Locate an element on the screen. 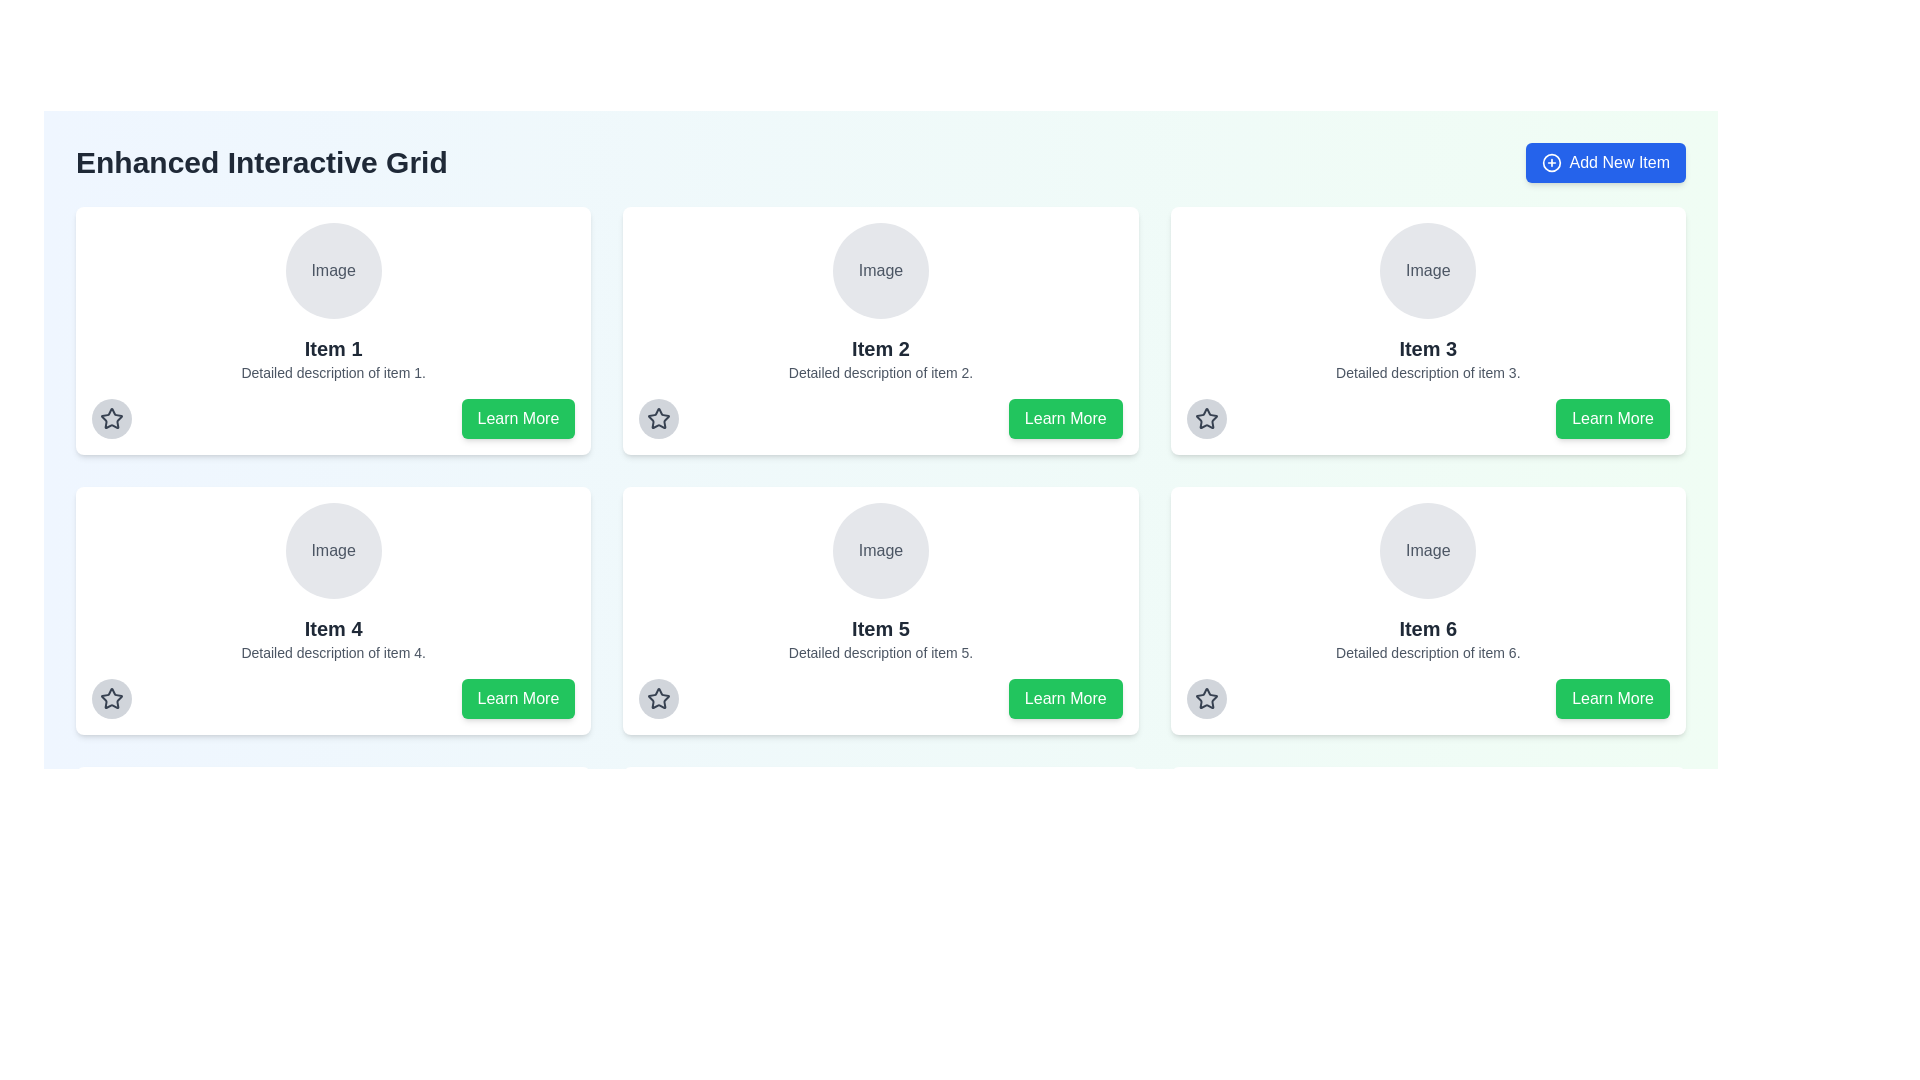 The width and height of the screenshot is (1920, 1080). the button in the second row, fourth position of the grid to observe the hover effect for 'Item 4' is located at coordinates (518, 697).